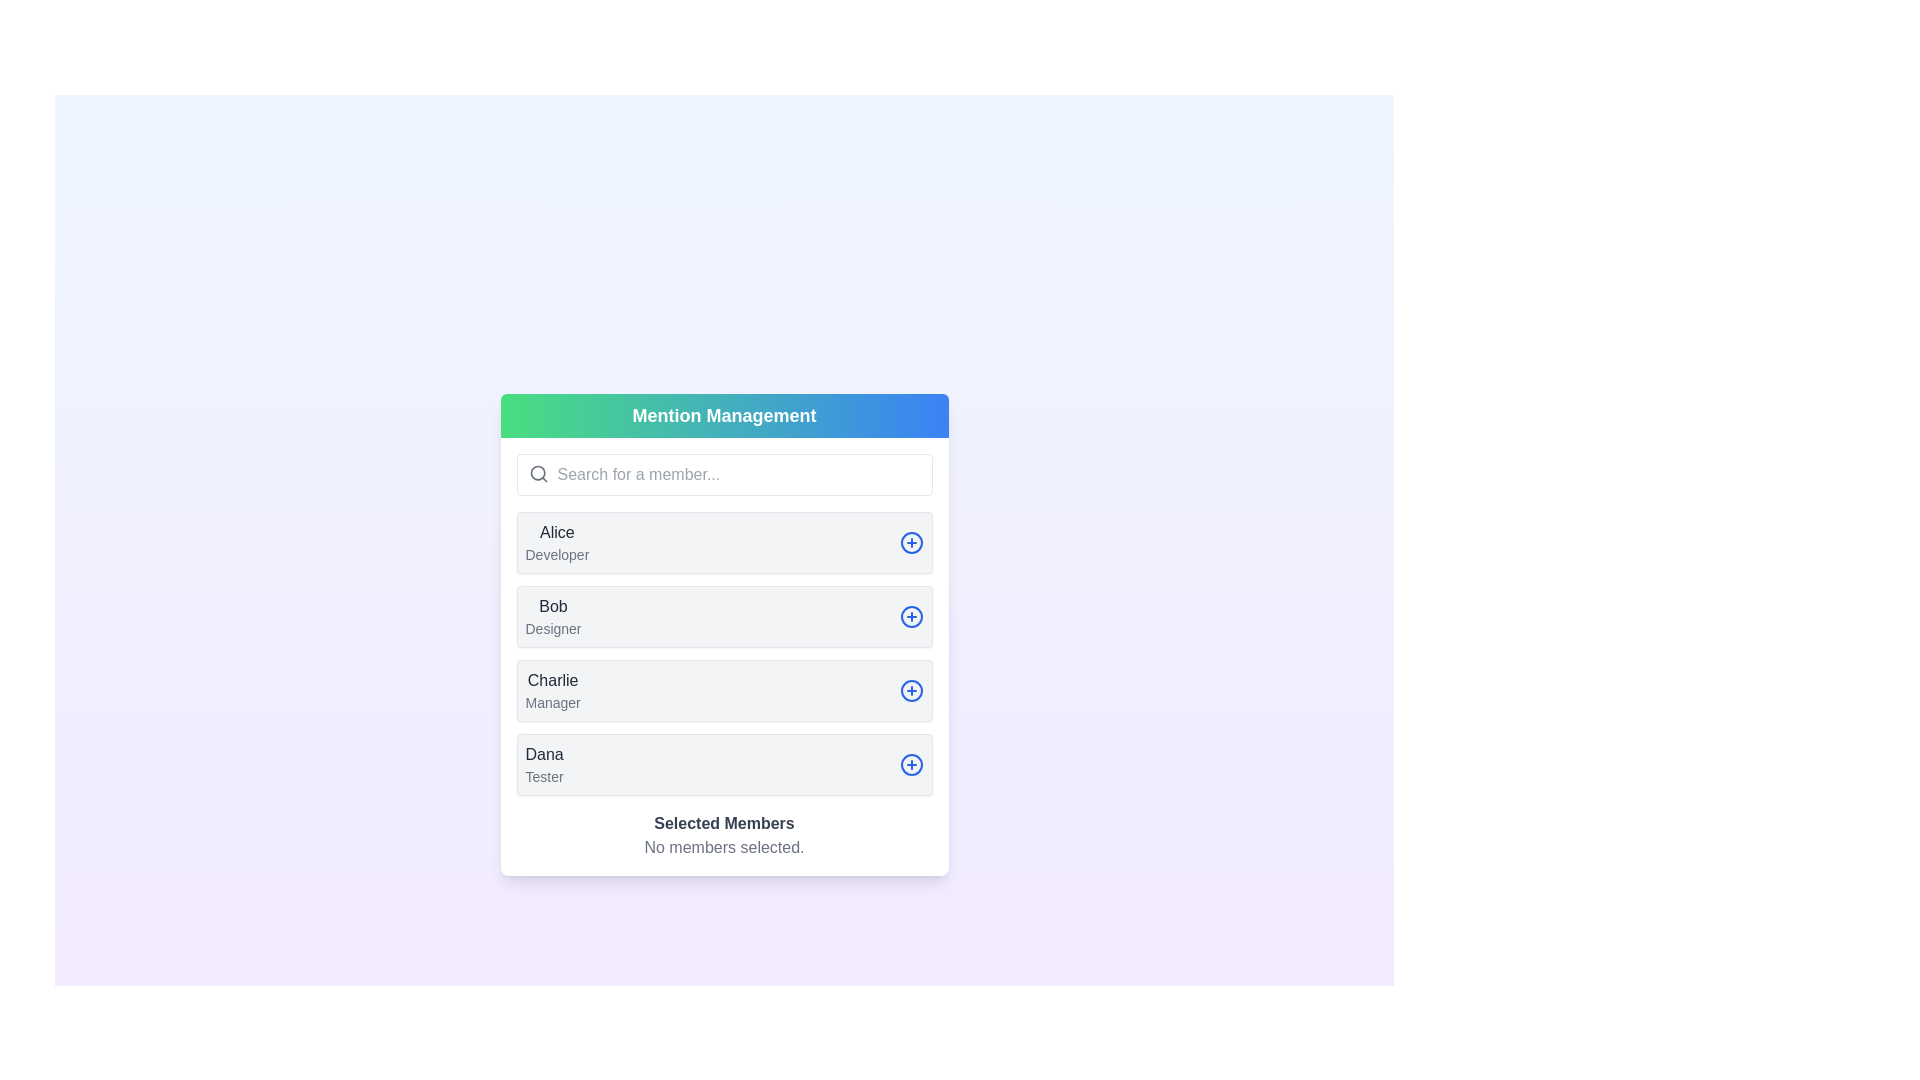  Describe the element at coordinates (557, 543) in the screenshot. I see `the text label displaying 'Alice' and 'Developer', which is the first item in the user entries list below the search bar` at that location.